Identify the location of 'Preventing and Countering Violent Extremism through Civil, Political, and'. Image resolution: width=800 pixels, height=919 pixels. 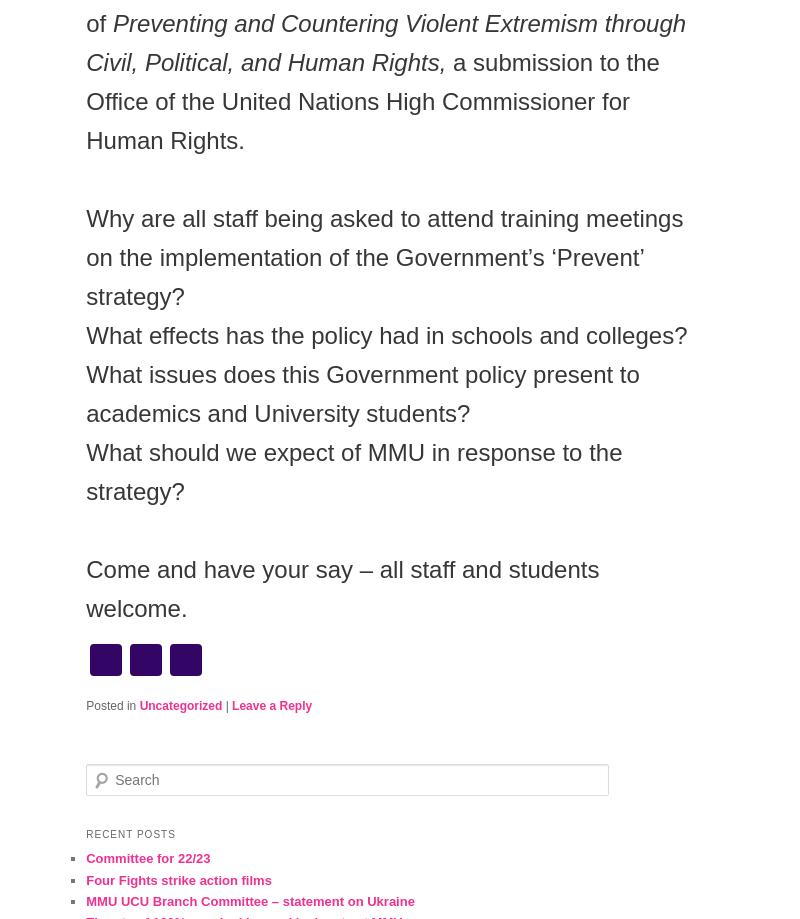
(86, 43).